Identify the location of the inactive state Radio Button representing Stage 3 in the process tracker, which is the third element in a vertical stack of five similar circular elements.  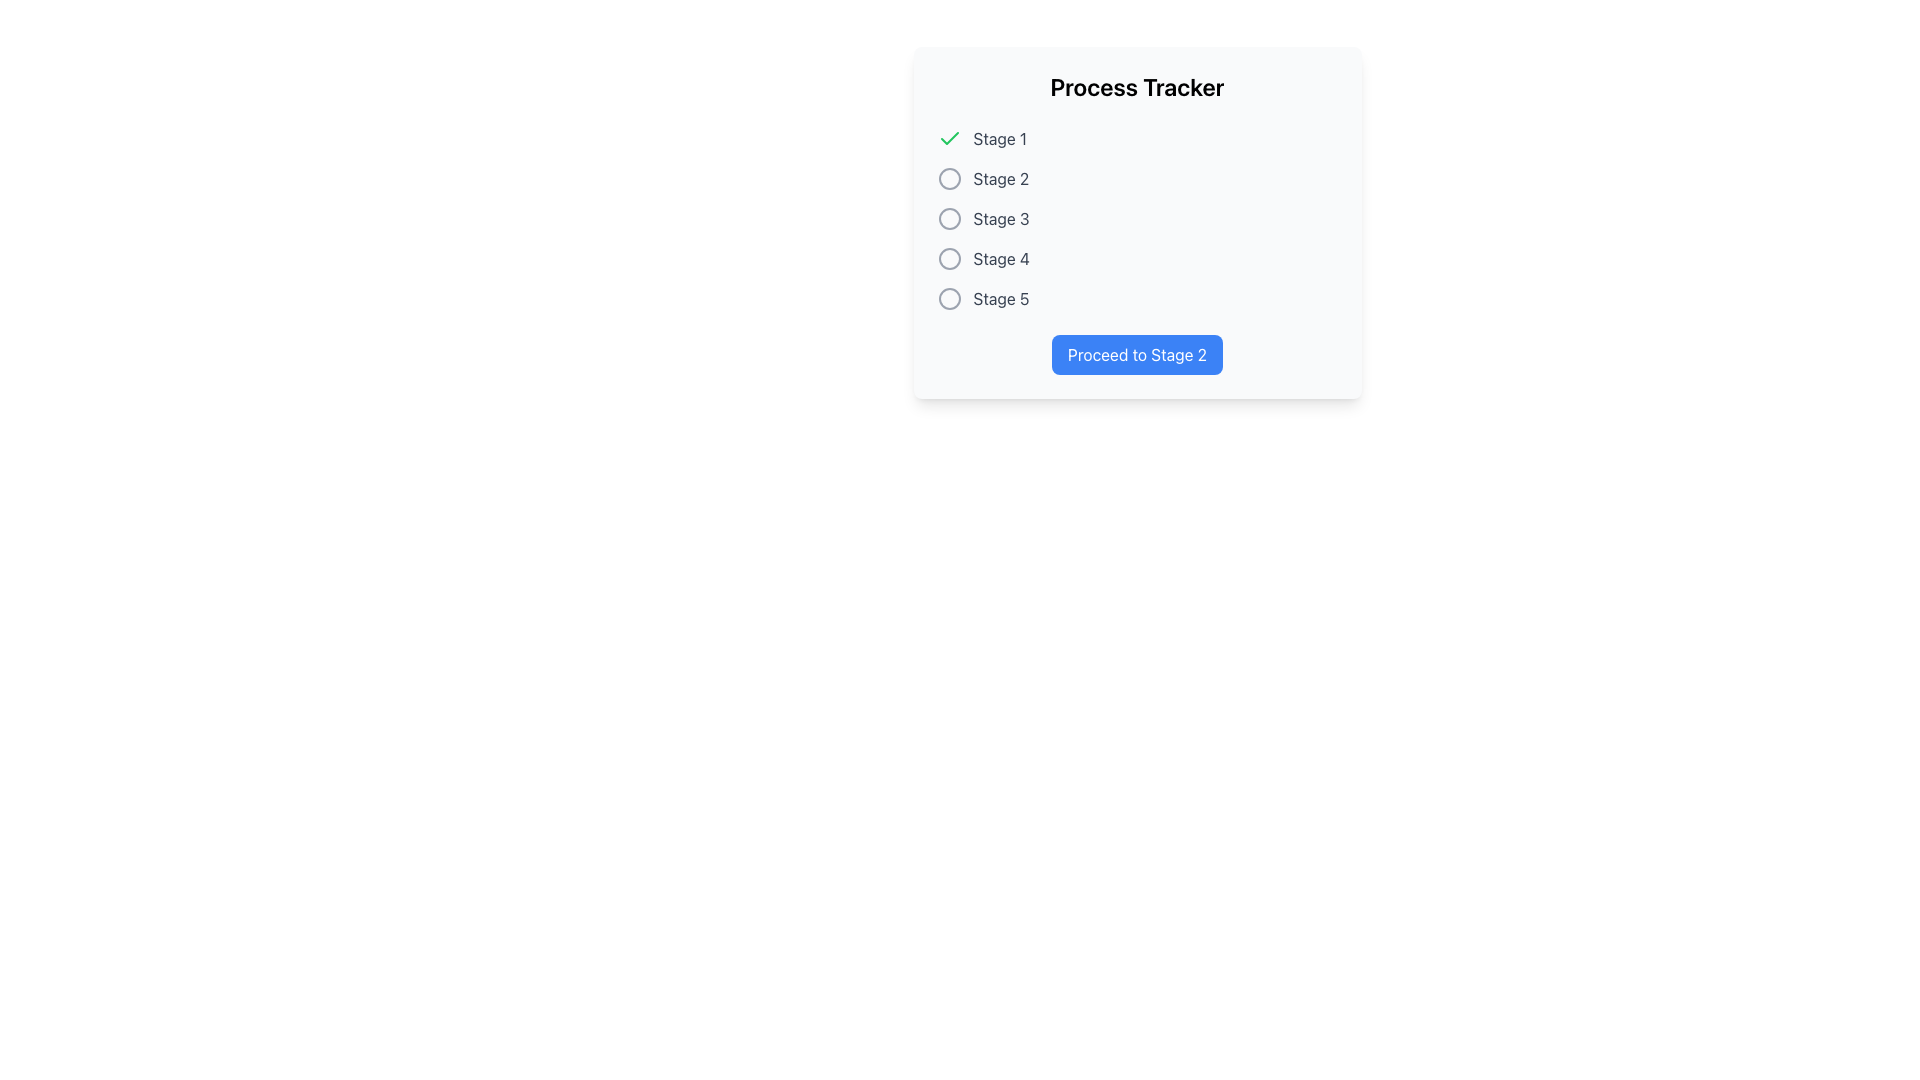
(948, 219).